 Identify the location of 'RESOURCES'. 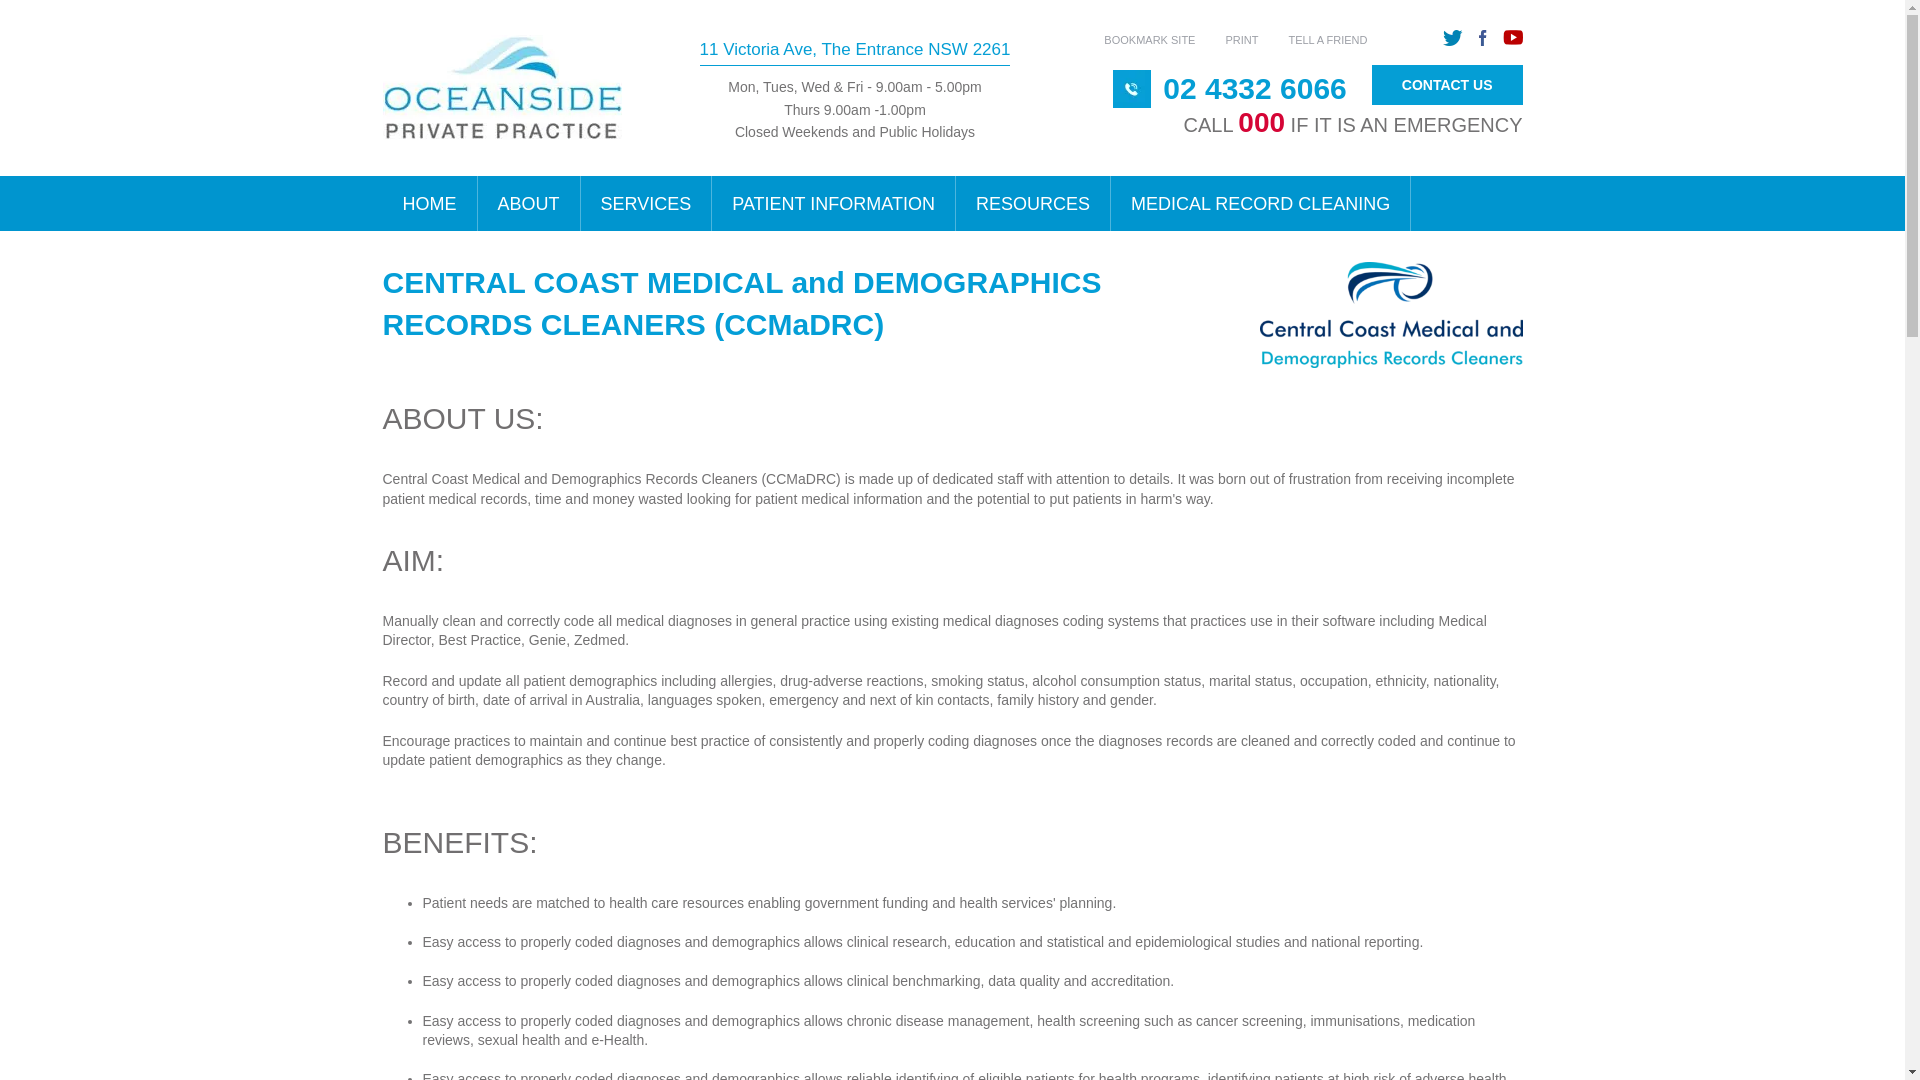
(954, 203).